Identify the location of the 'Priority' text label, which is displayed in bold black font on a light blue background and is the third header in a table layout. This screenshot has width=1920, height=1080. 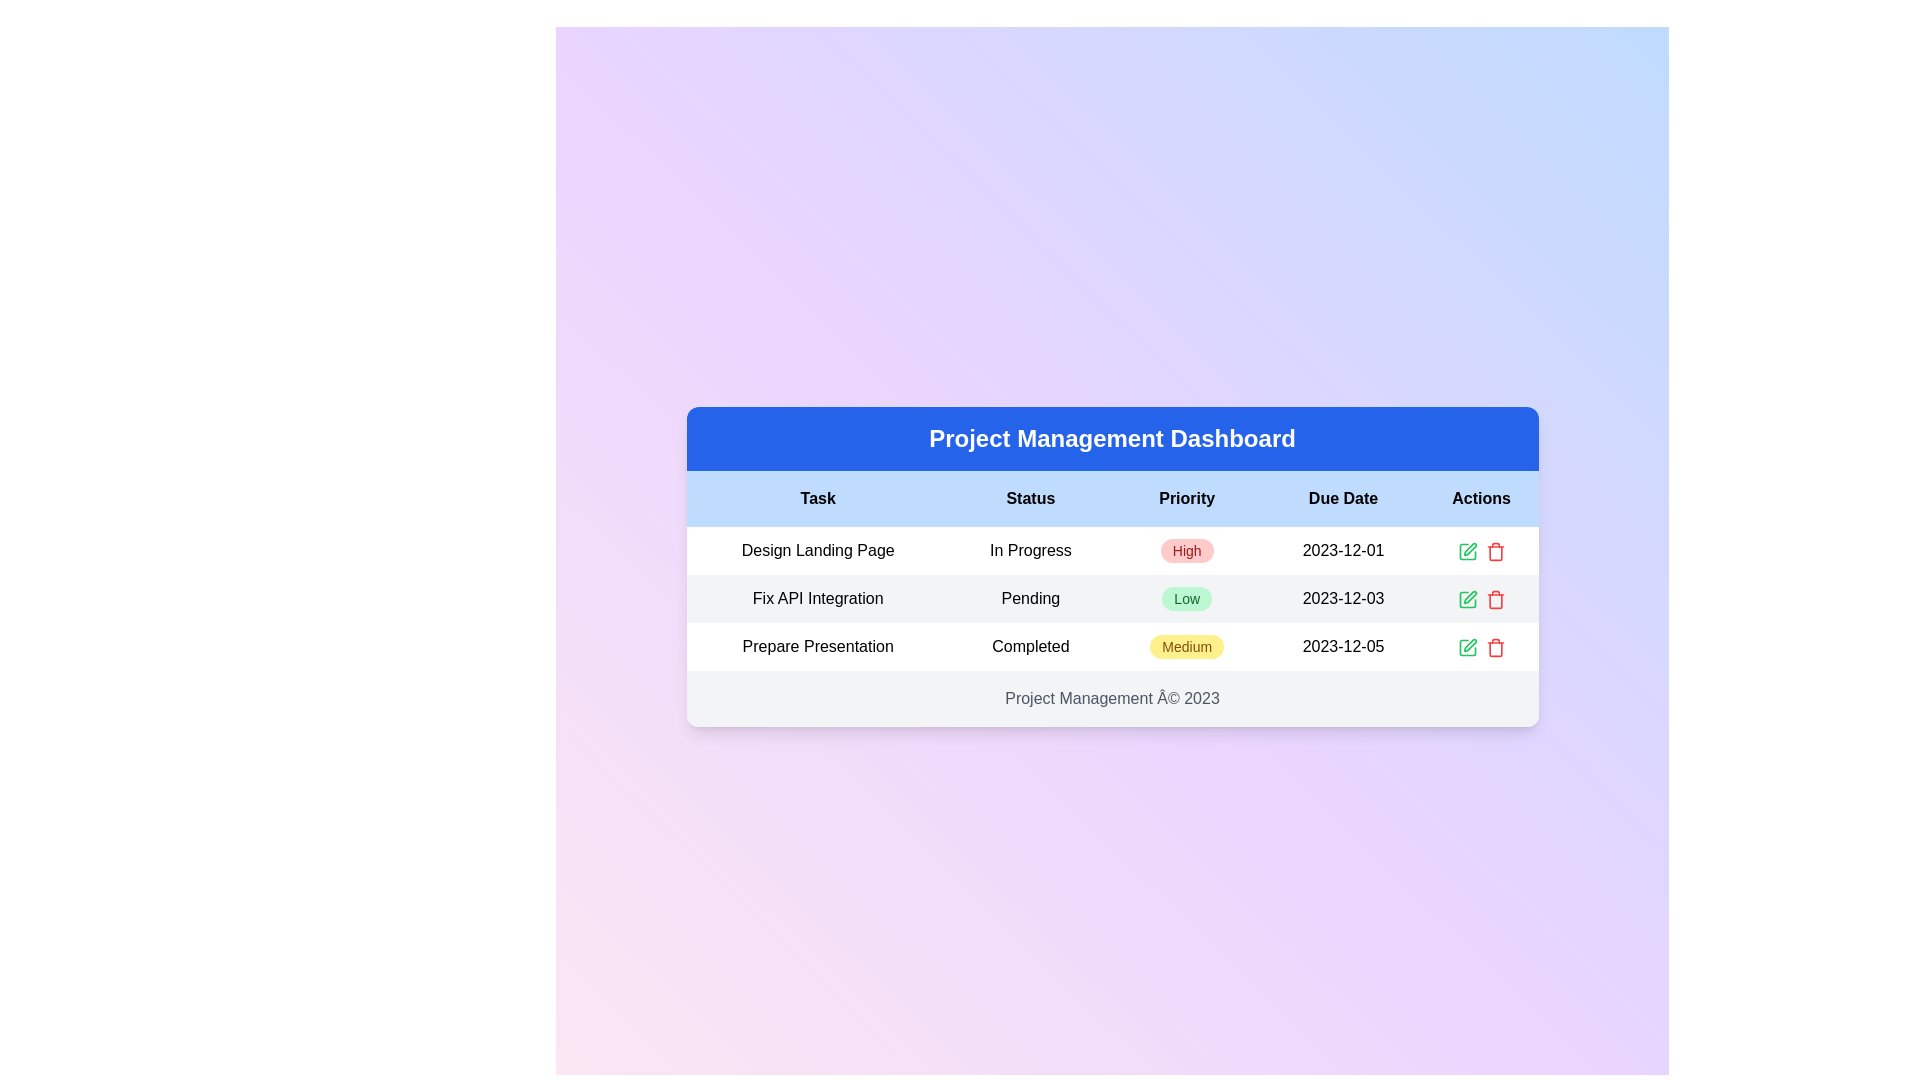
(1187, 497).